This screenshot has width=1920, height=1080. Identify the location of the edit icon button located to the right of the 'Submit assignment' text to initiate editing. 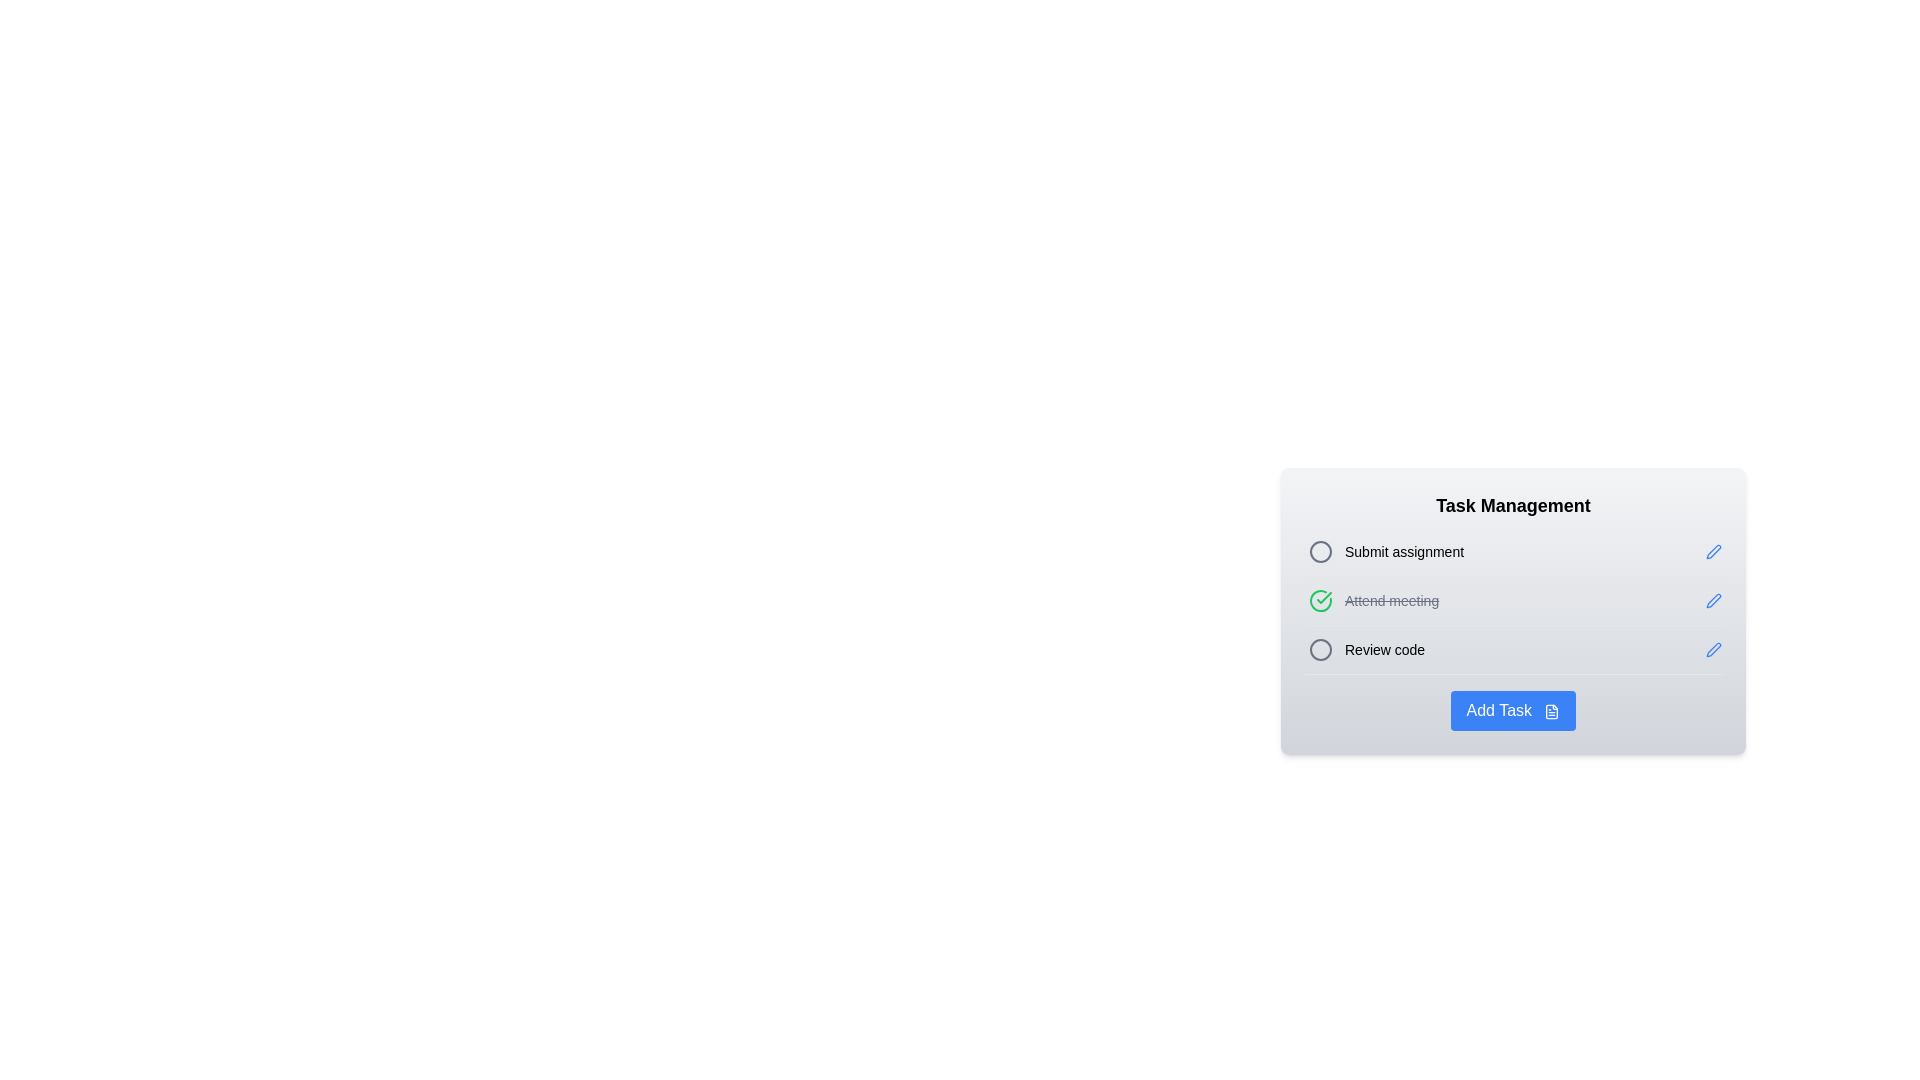
(1712, 551).